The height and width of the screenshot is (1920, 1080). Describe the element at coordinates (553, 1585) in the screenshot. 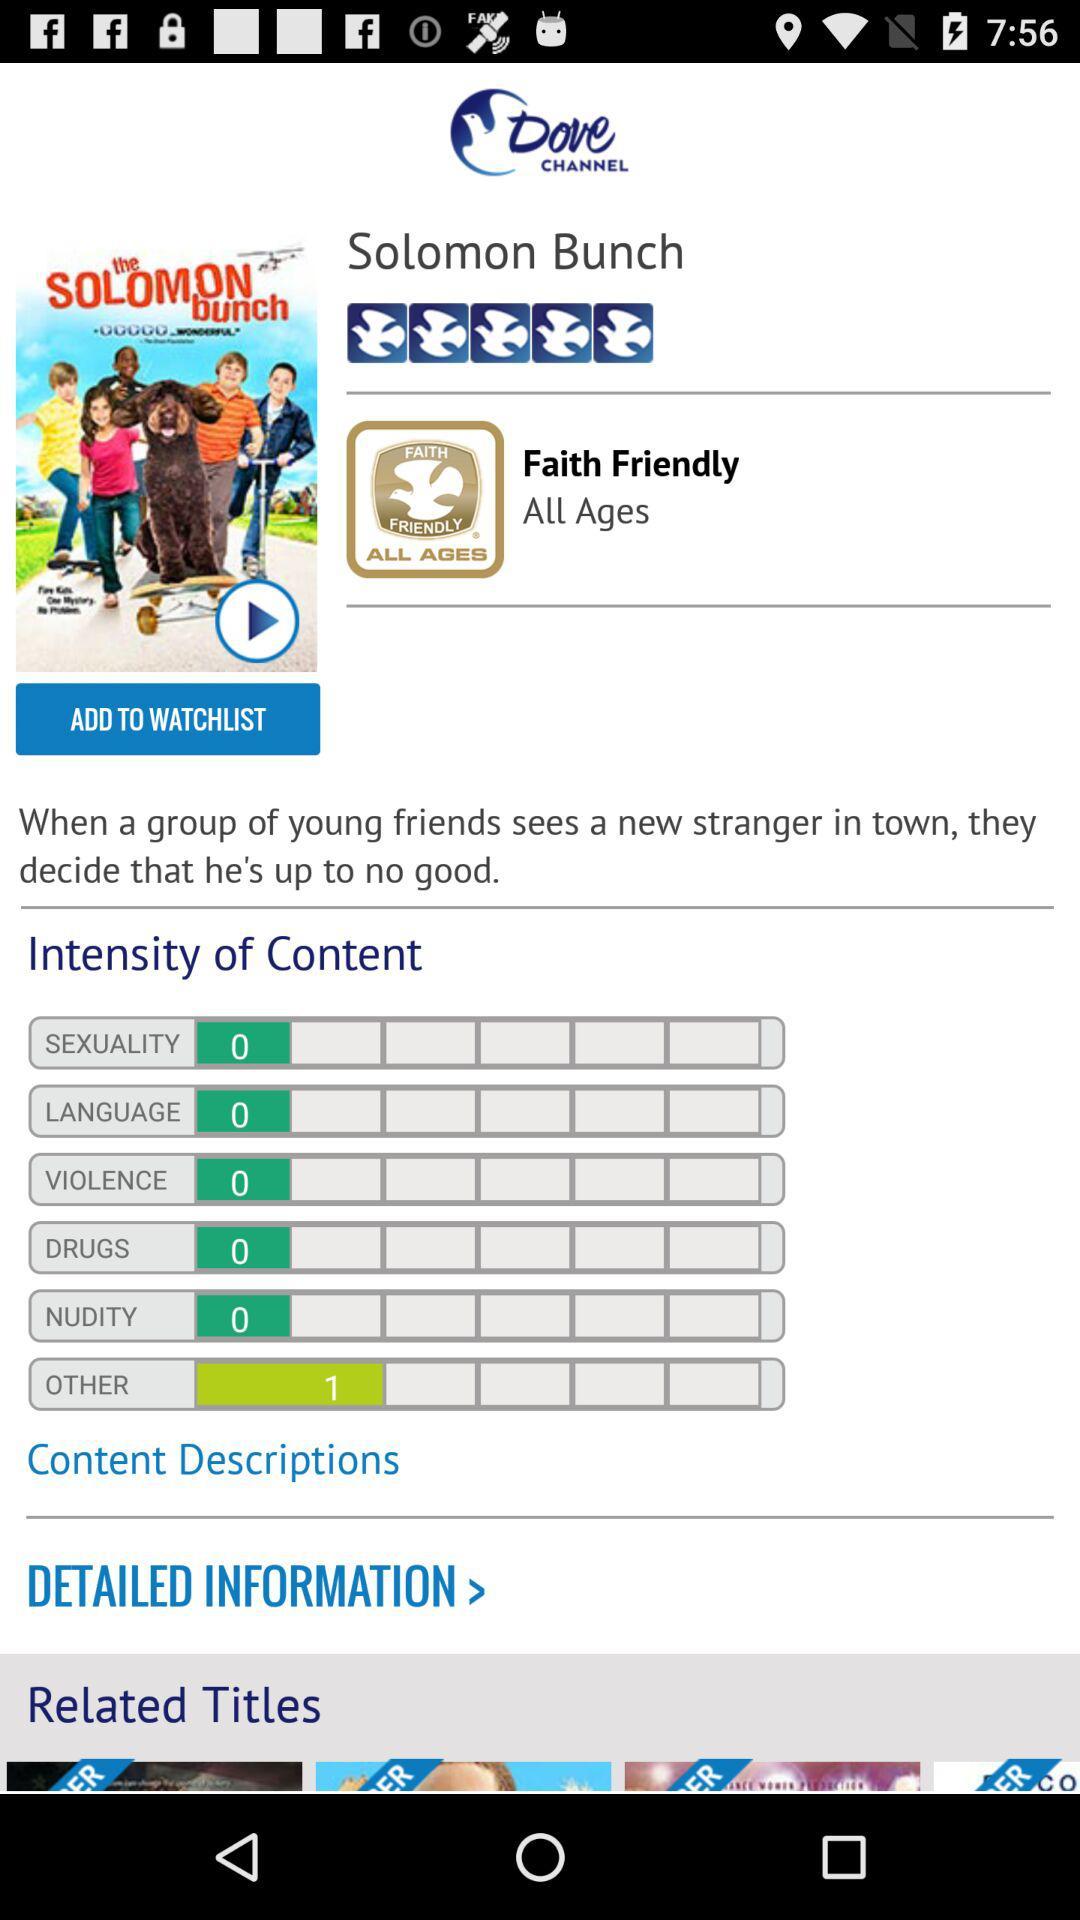

I see `the icon above related titles` at that location.